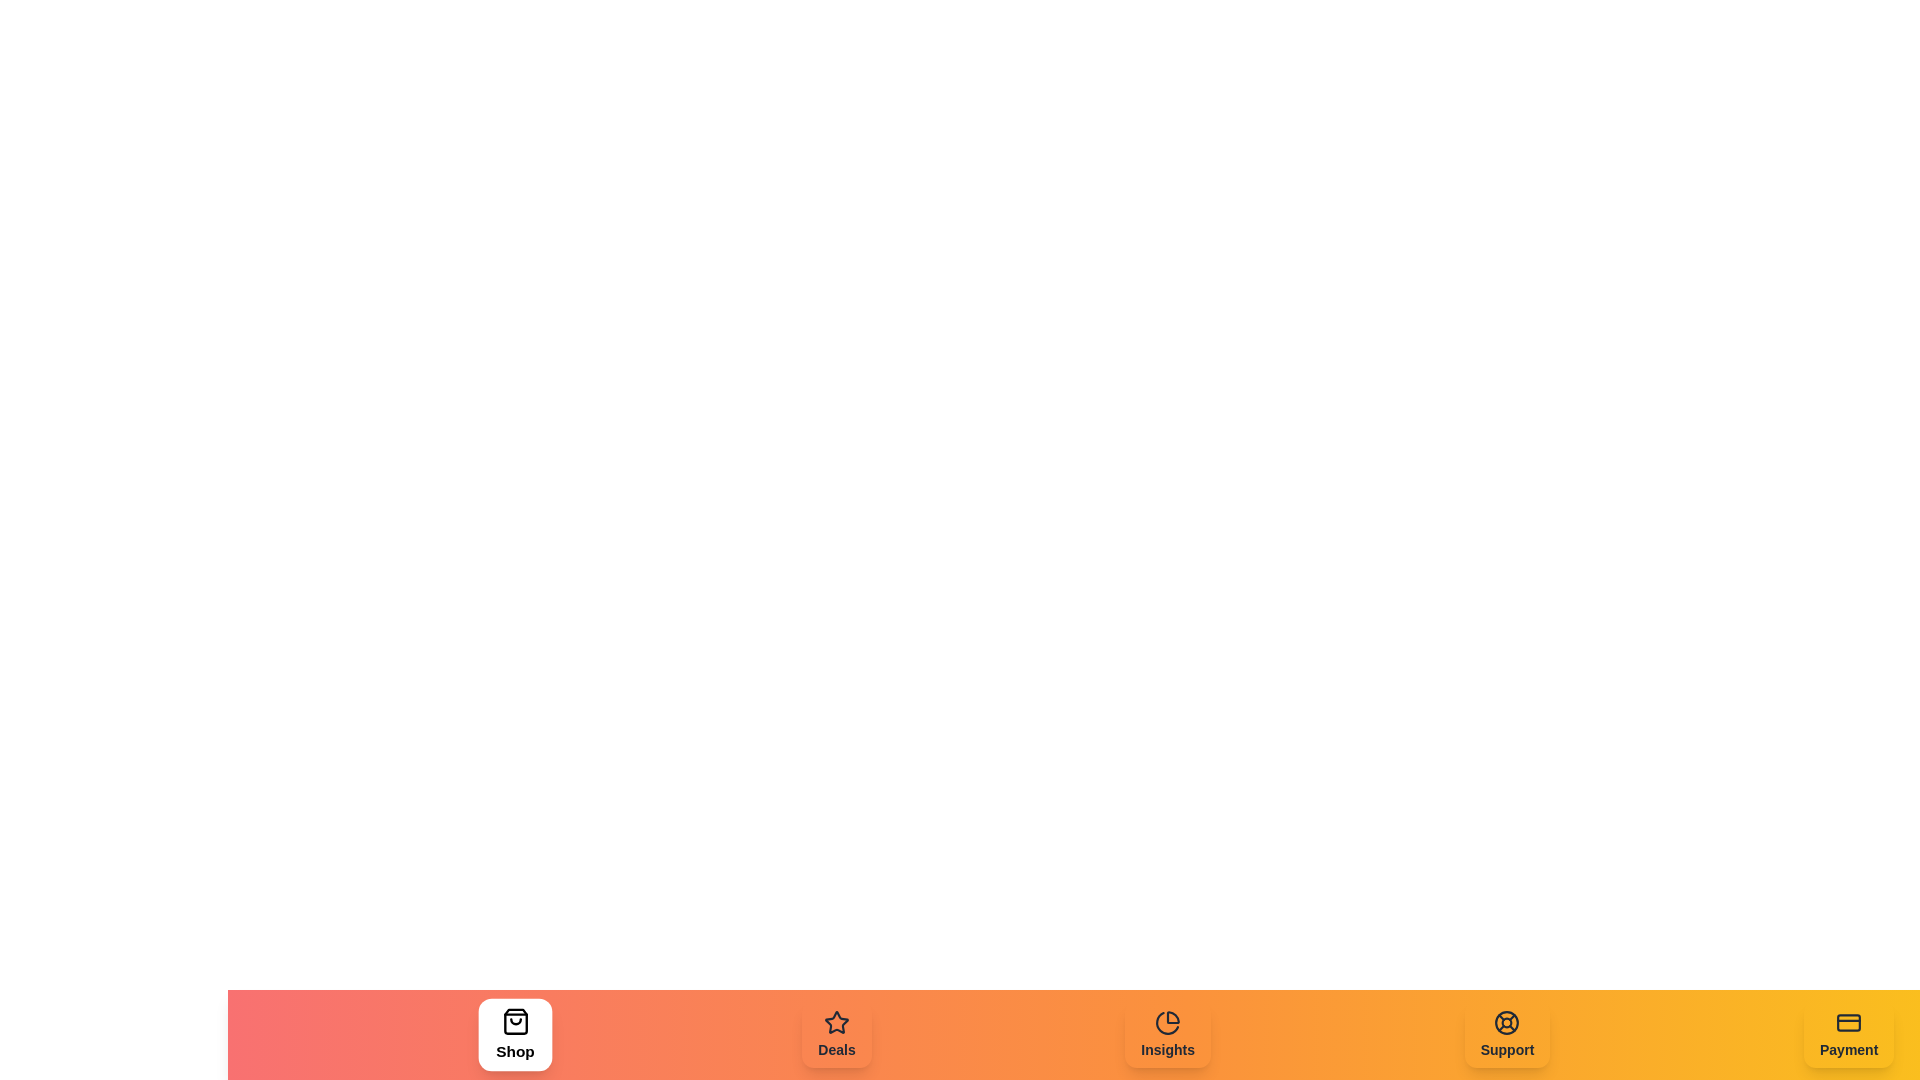  Describe the element at coordinates (514, 1034) in the screenshot. I see `the Shop tab to navigate to its section` at that location.